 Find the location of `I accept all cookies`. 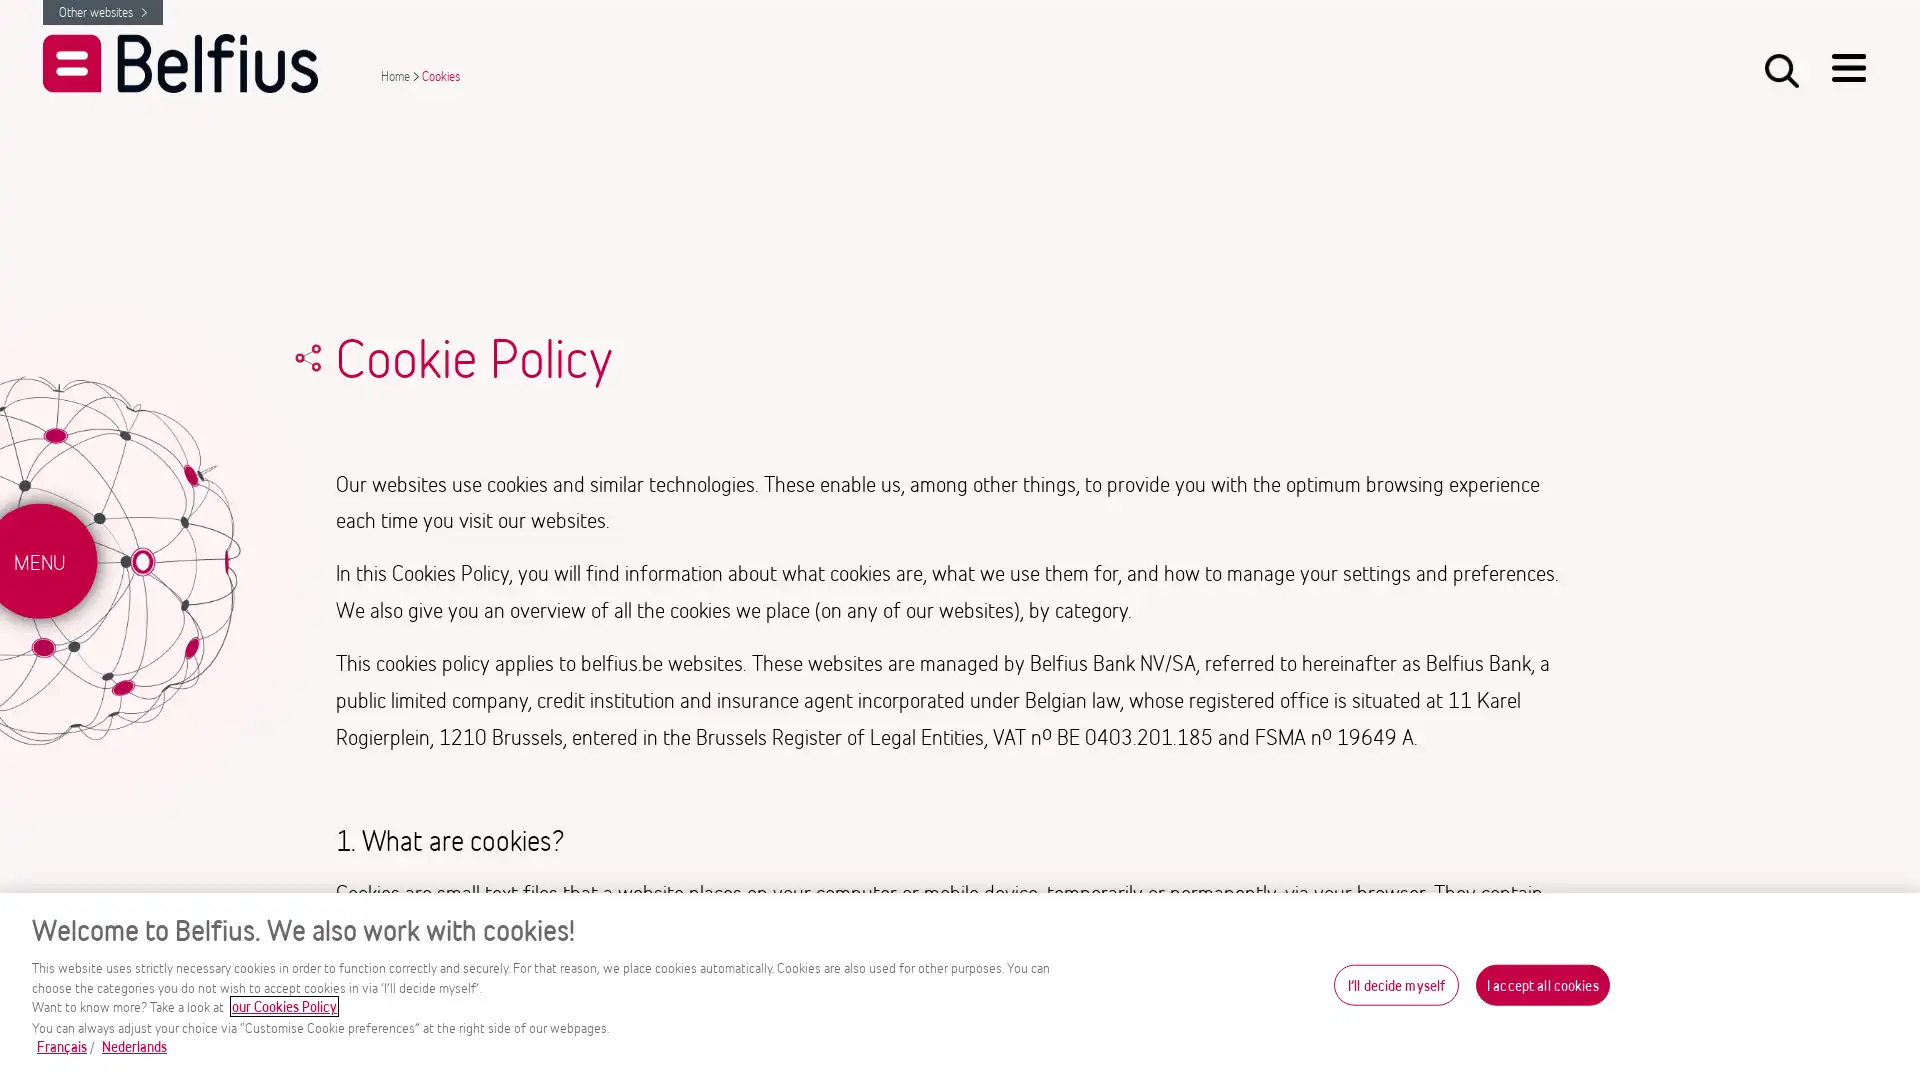

I accept all cookies is located at coordinates (1541, 983).